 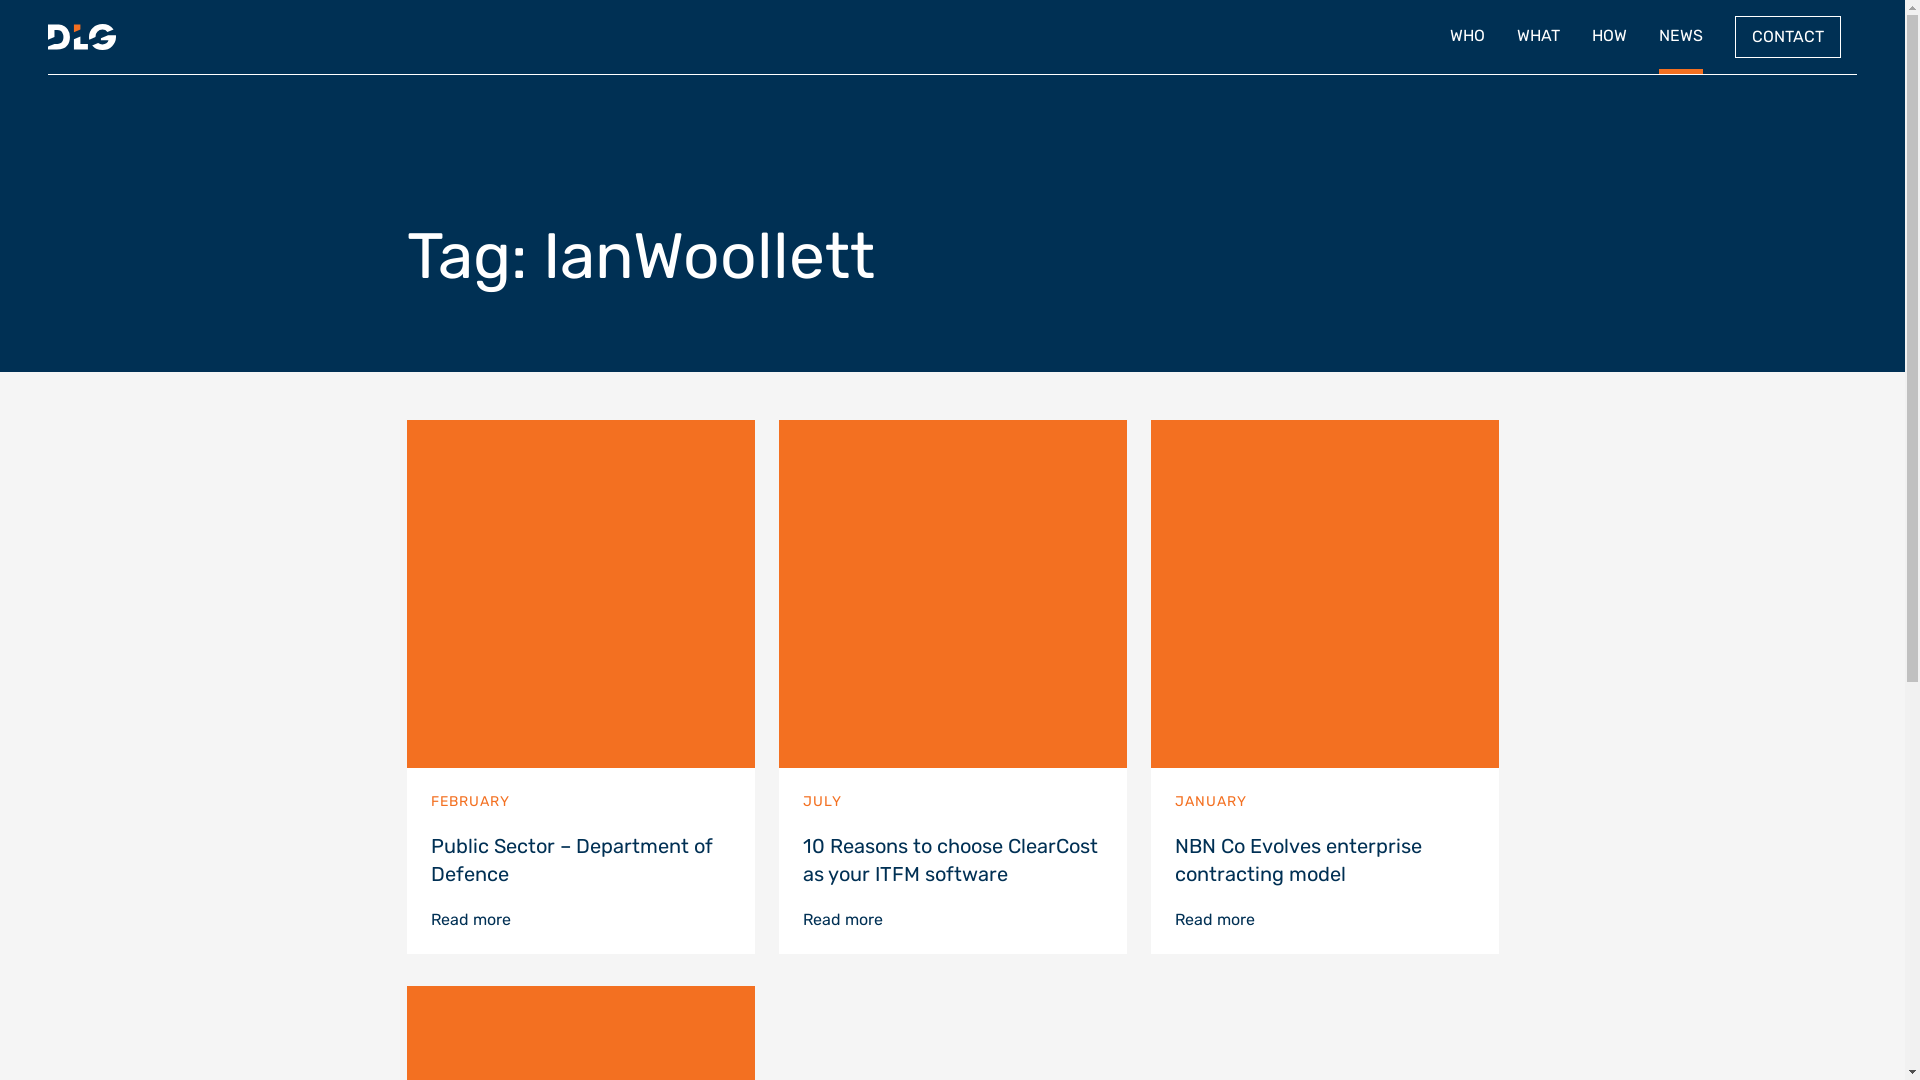 I want to click on 'JANUARY, so click(x=1324, y=663).